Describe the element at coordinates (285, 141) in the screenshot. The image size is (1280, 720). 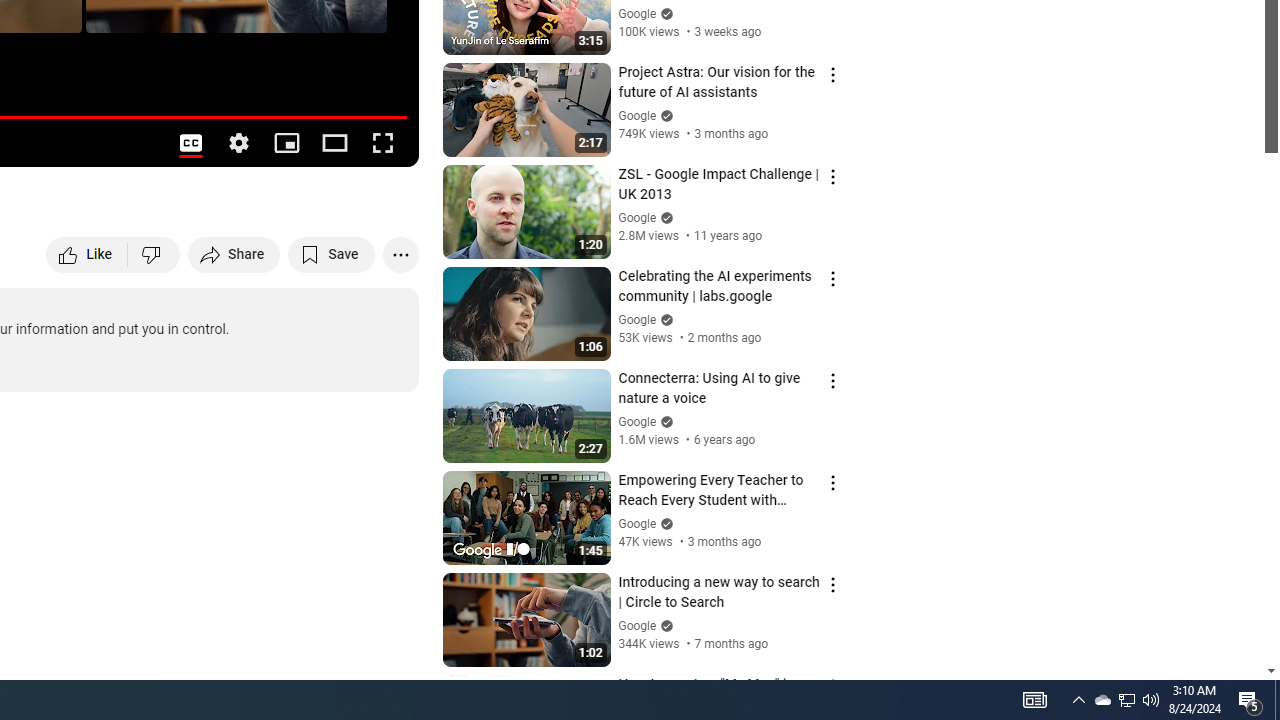
I see `'Miniplayer (i)'` at that location.